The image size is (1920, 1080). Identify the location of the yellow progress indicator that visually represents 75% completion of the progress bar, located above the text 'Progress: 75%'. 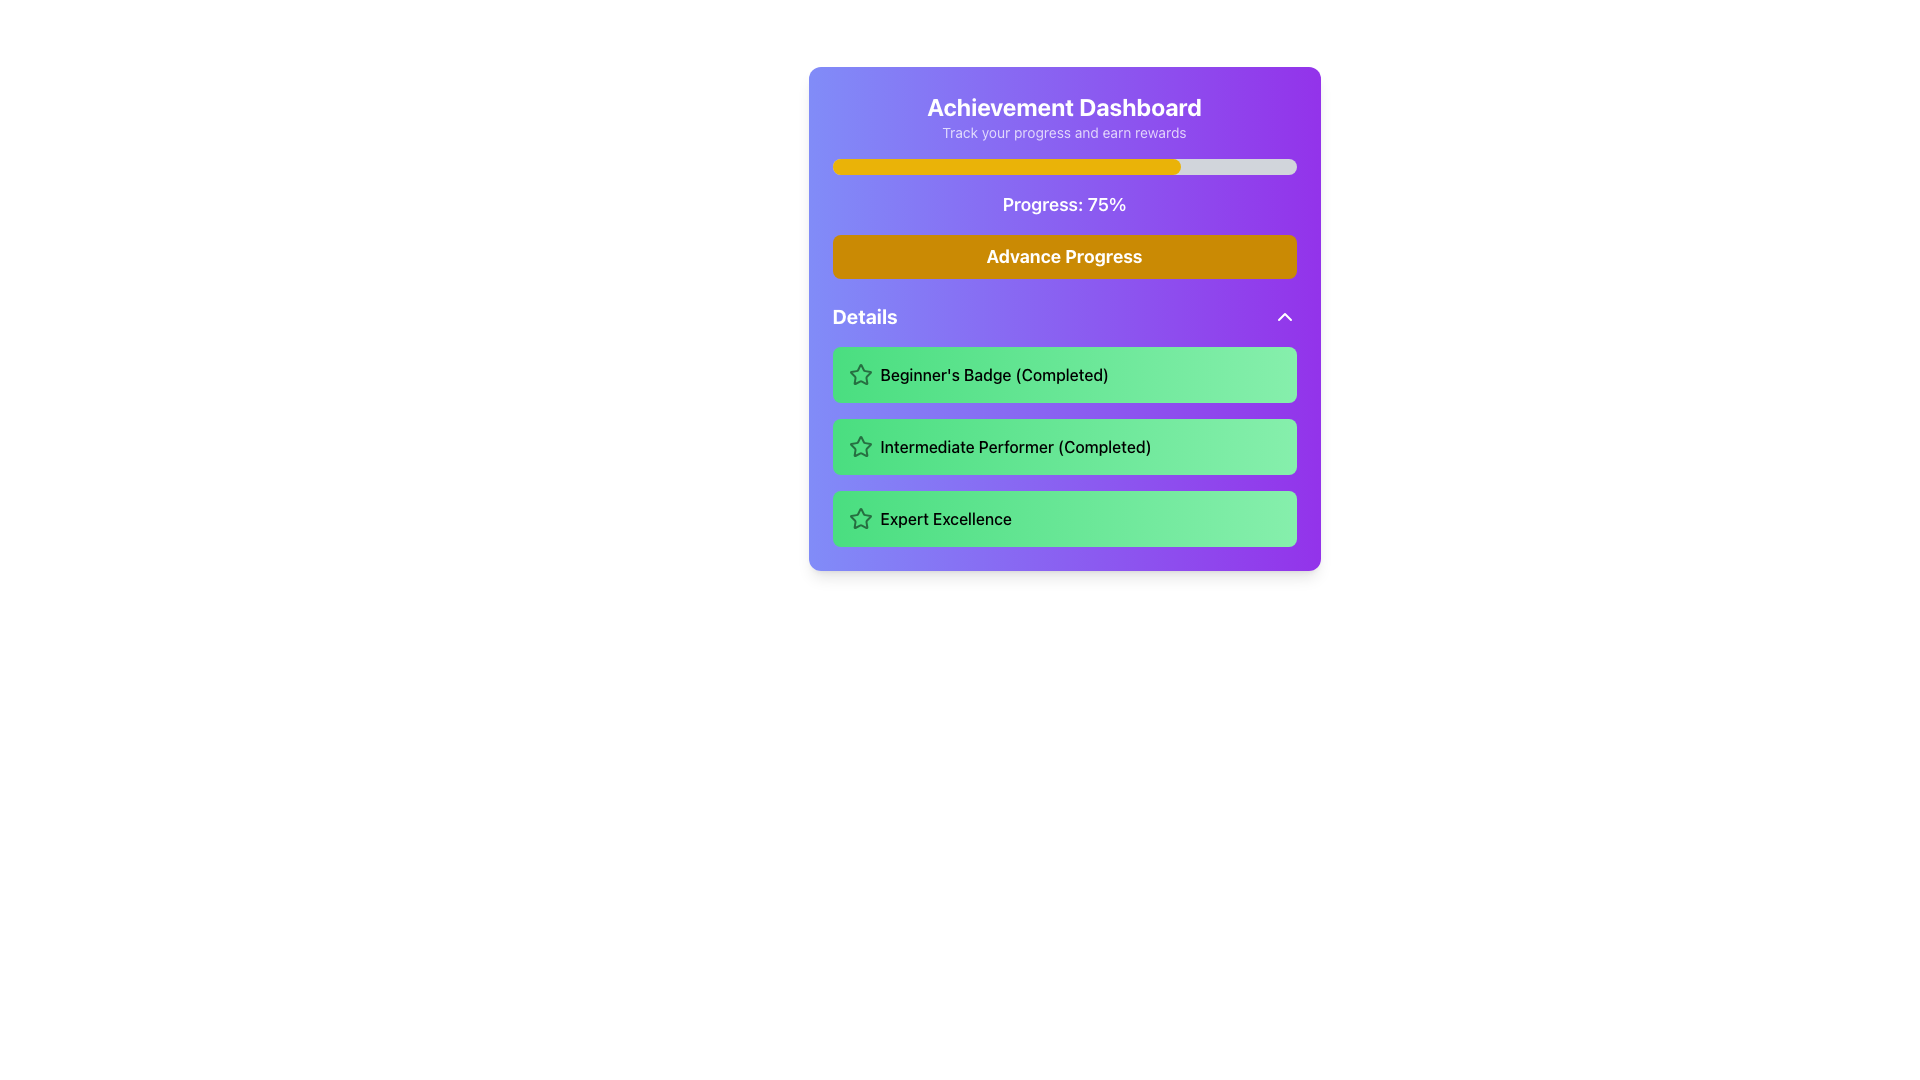
(1006, 165).